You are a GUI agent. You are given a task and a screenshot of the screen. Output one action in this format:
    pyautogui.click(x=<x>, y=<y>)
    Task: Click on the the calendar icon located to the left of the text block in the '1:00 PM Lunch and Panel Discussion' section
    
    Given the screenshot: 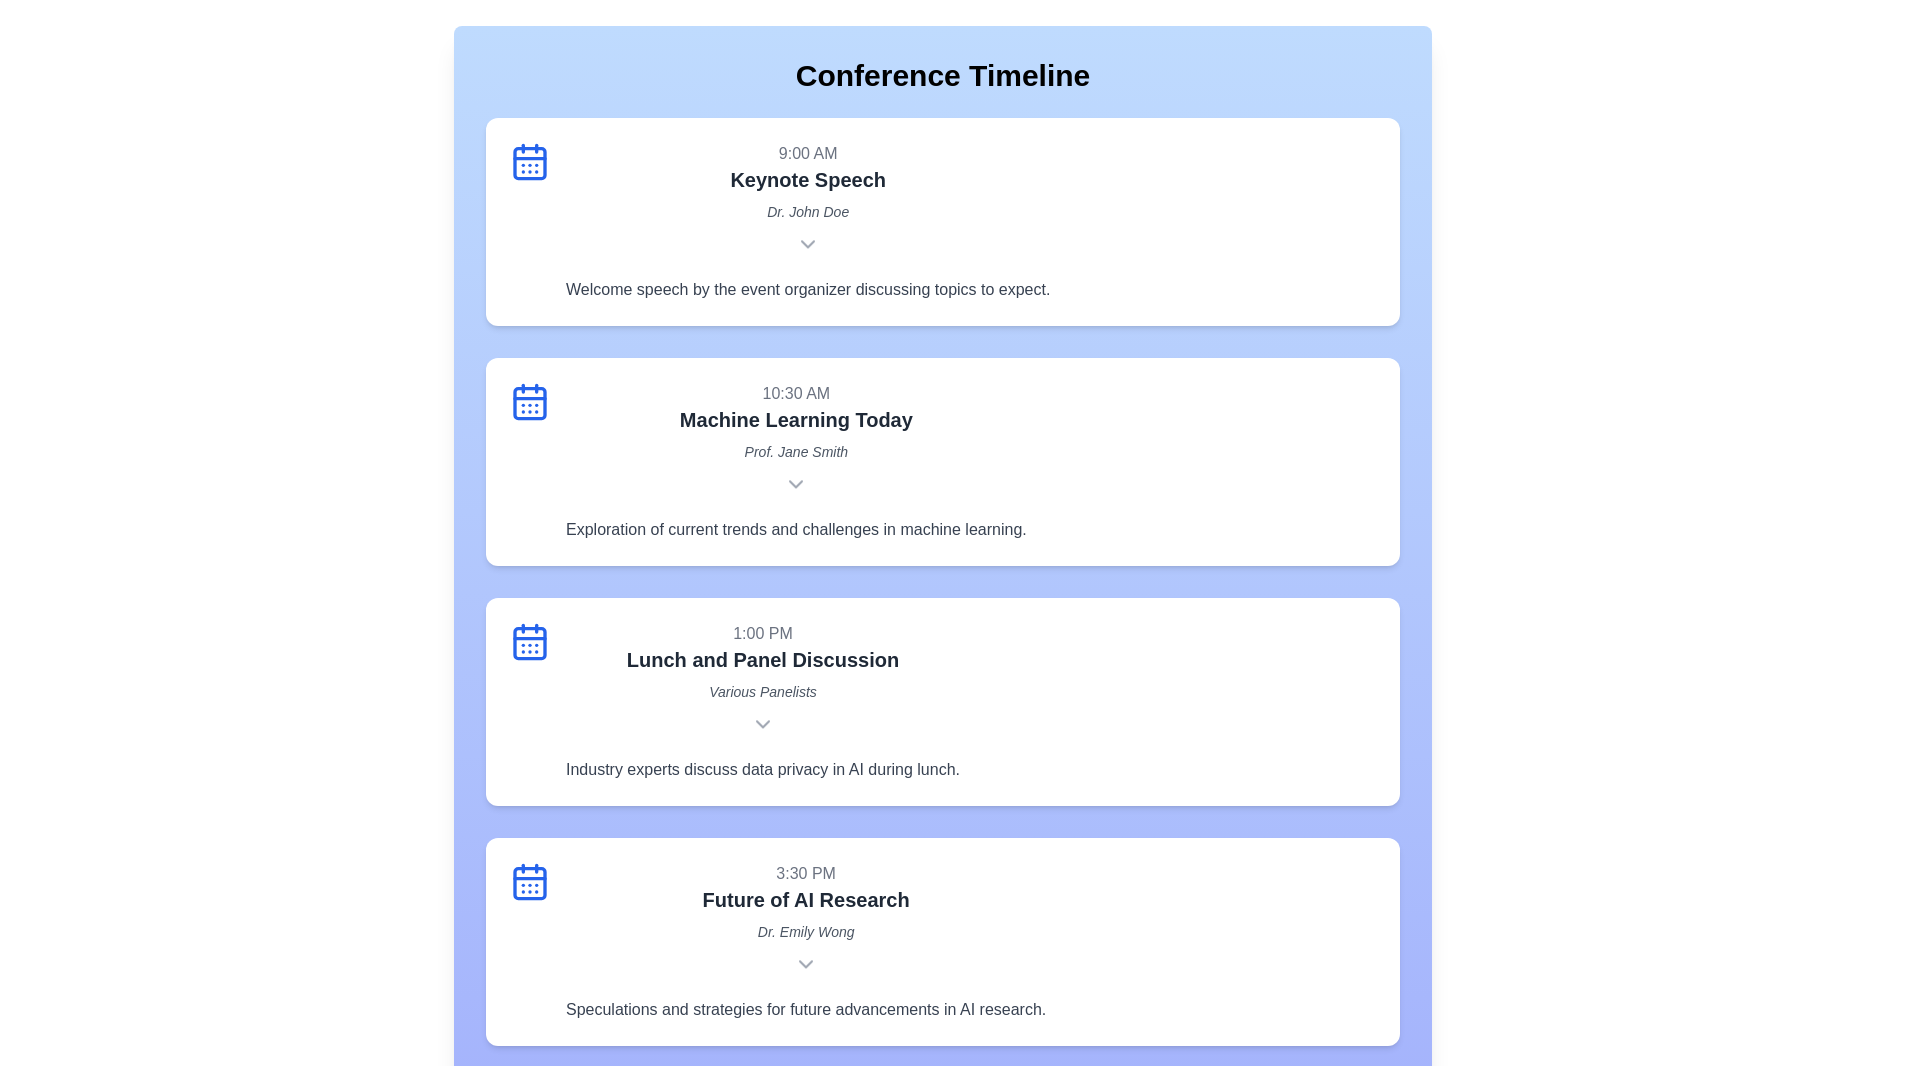 What is the action you would take?
    pyautogui.click(x=529, y=641)
    